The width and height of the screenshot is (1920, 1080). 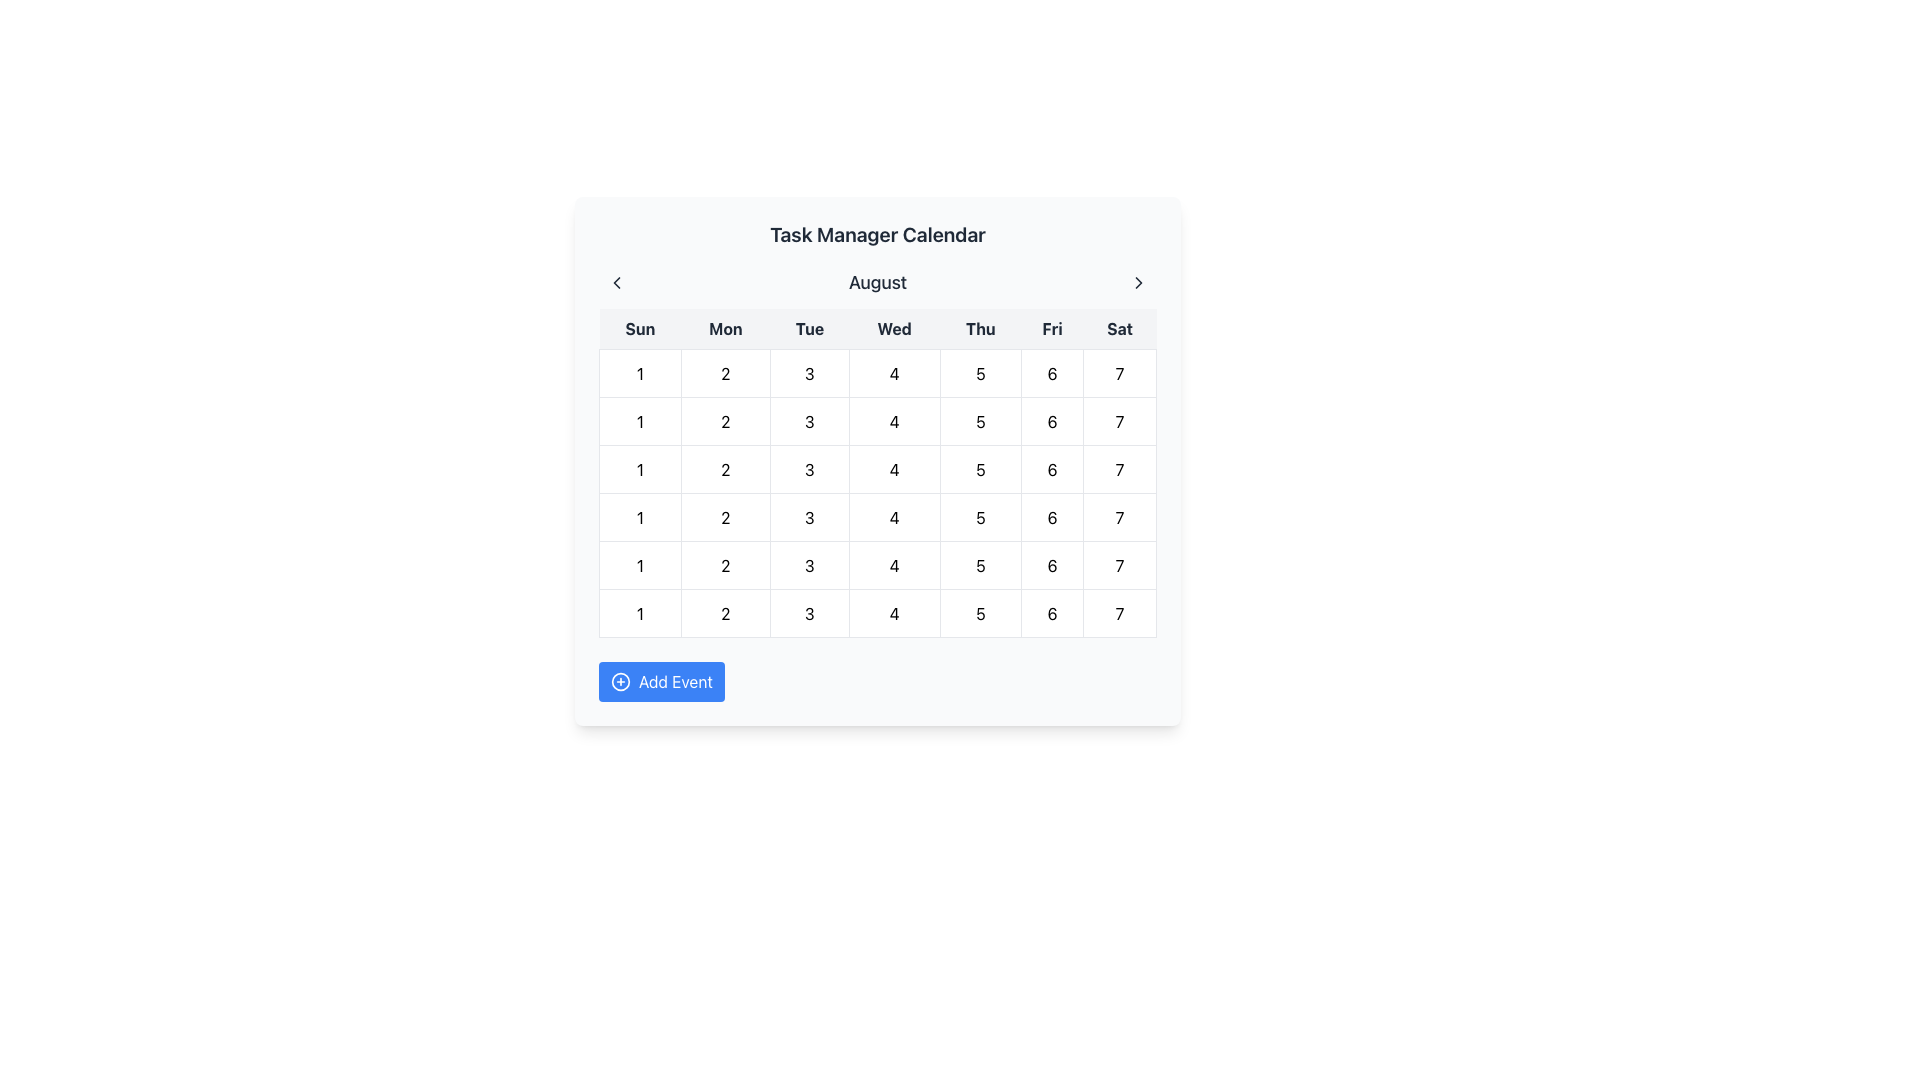 I want to click on the chevron icon button in the top-right corner of the calendar interface, so click(x=1138, y=282).